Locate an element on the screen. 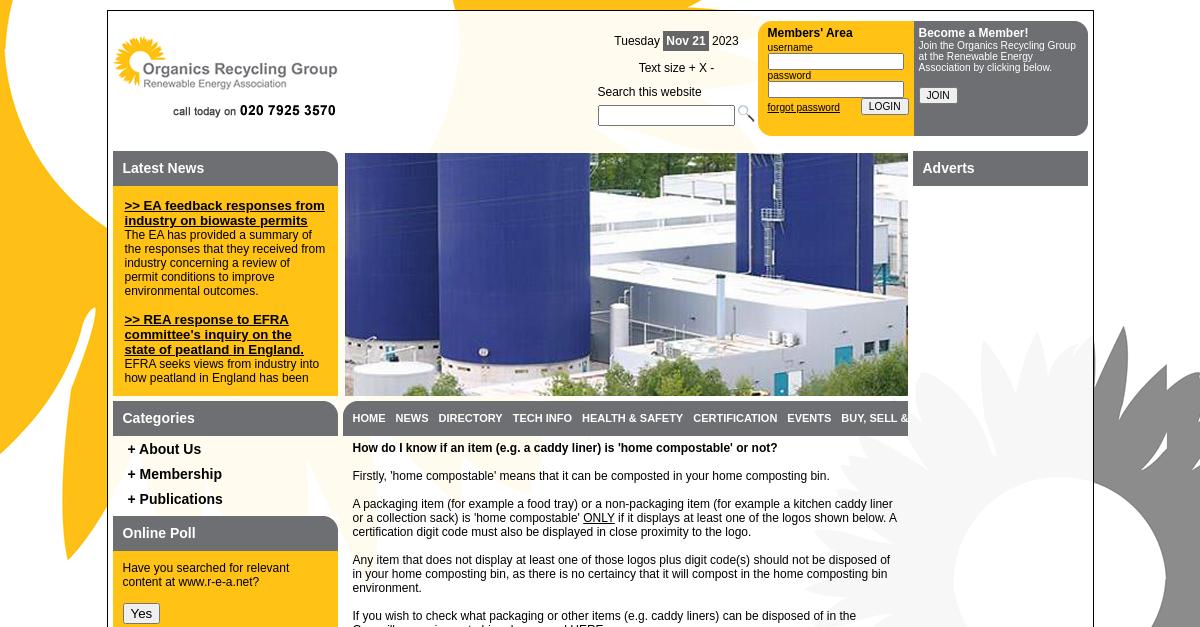 The width and height of the screenshot is (1200, 627). '+' is located at coordinates (687, 67).